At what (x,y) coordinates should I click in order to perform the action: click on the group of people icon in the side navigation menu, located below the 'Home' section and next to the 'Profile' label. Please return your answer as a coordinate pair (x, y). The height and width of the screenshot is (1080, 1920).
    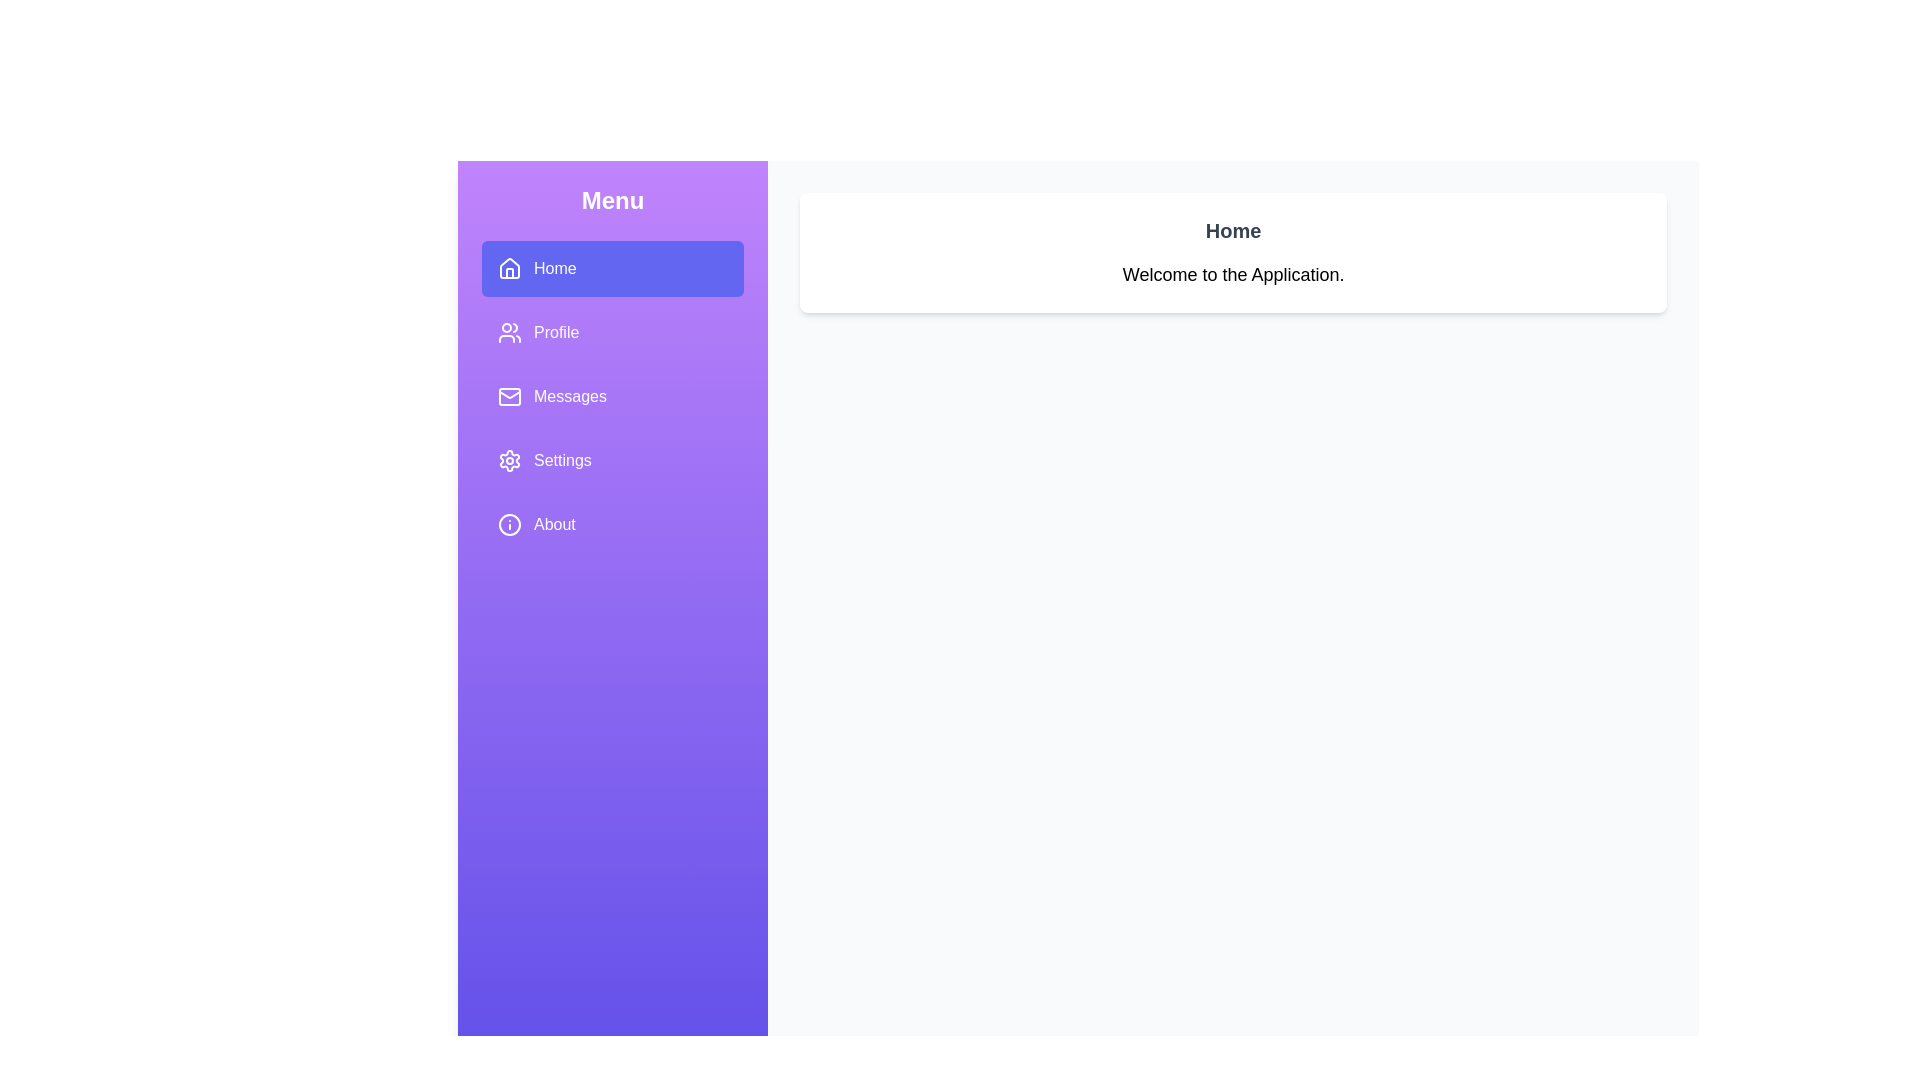
    Looking at the image, I should click on (509, 331).